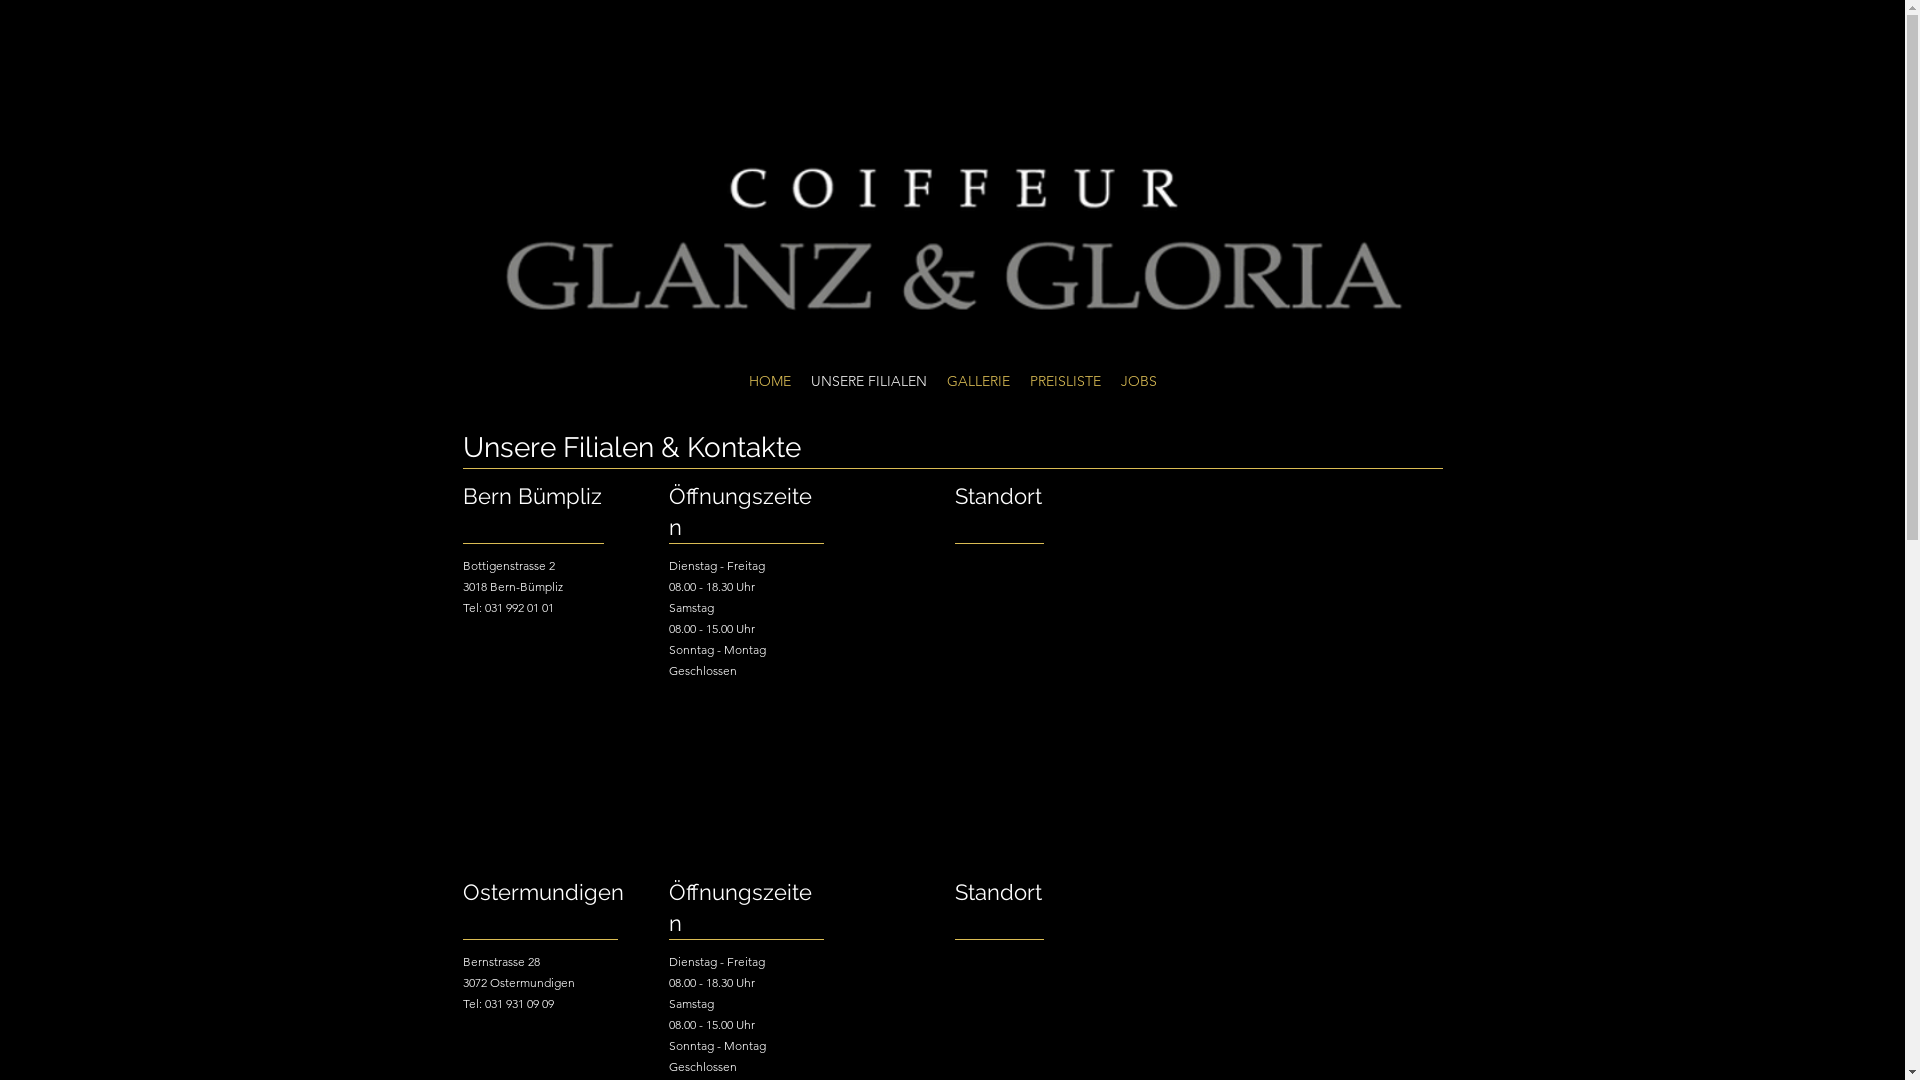  What do you see at coordinates (868, 381) in the screenshot?
I see `'UNSERE FILIALEN'` at bounding box center [868, 381].